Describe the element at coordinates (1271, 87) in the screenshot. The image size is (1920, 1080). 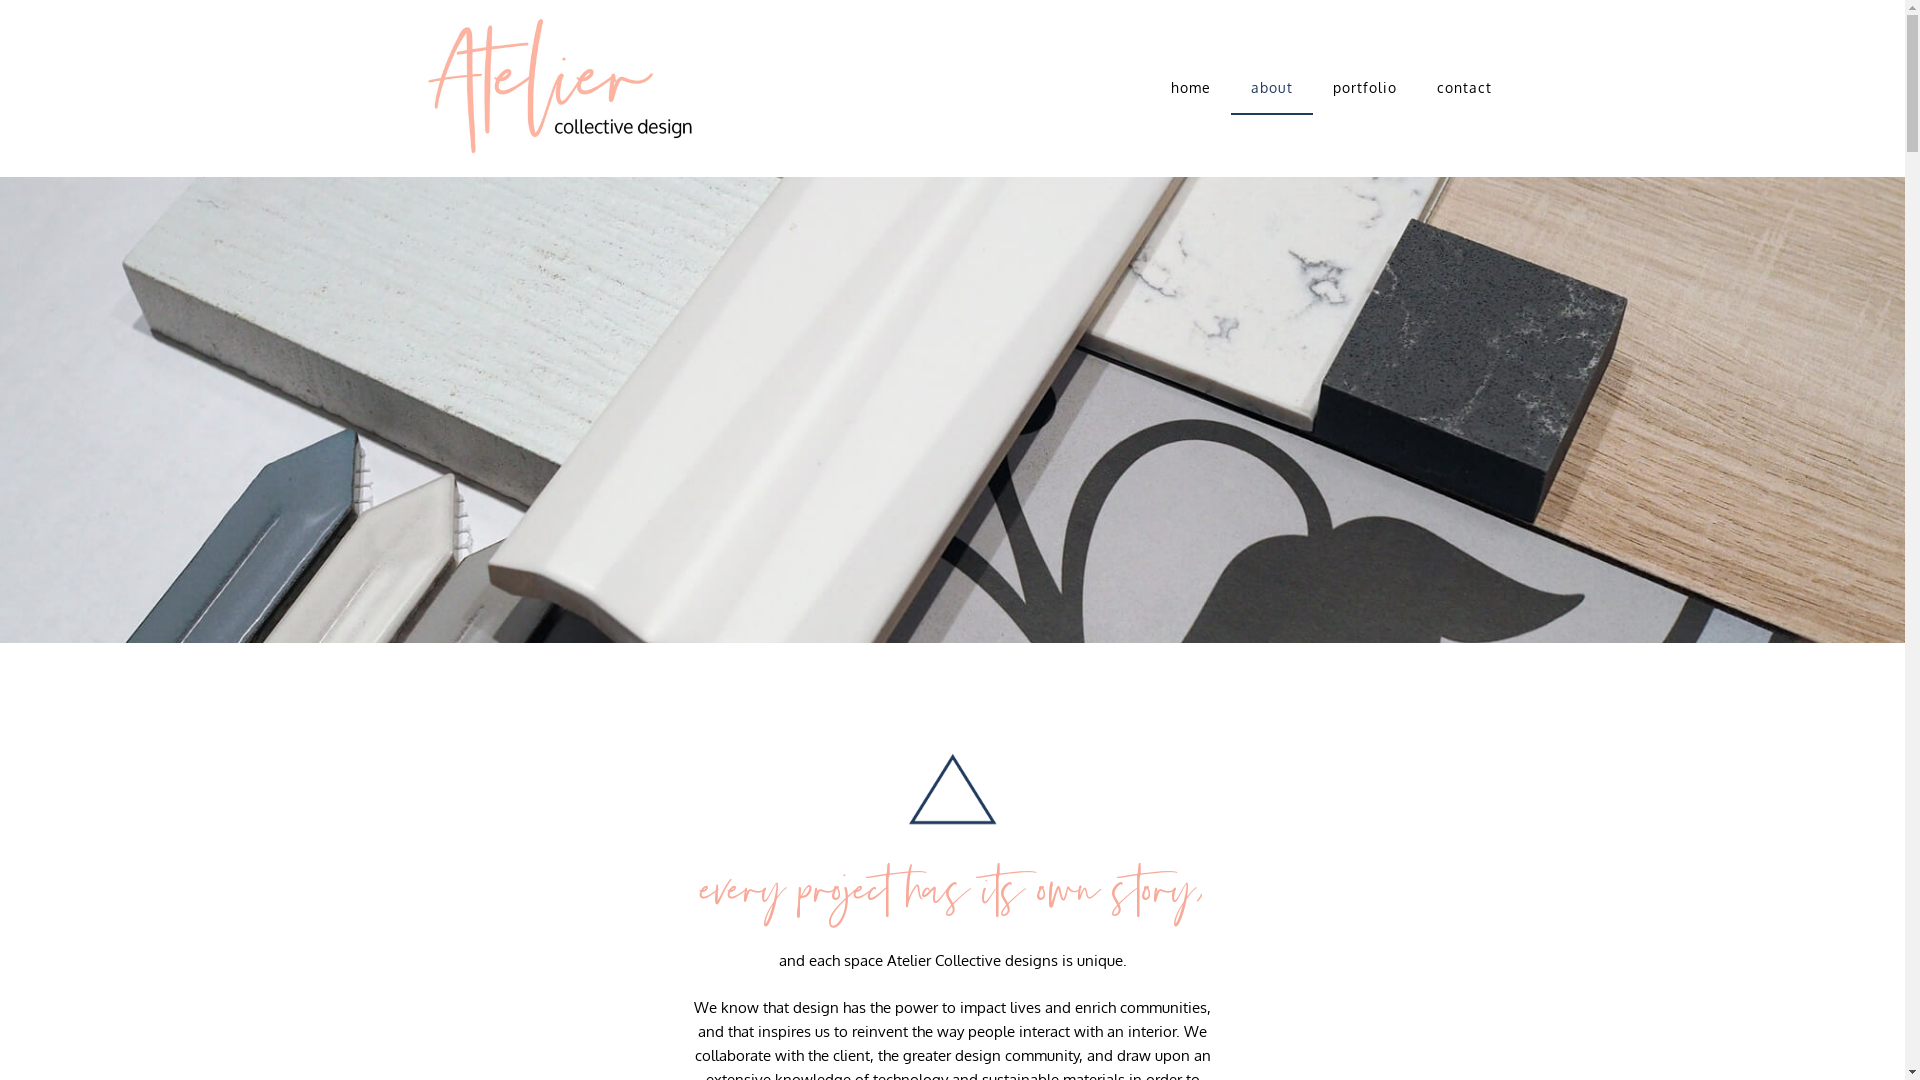
I see `'about'` at that location.